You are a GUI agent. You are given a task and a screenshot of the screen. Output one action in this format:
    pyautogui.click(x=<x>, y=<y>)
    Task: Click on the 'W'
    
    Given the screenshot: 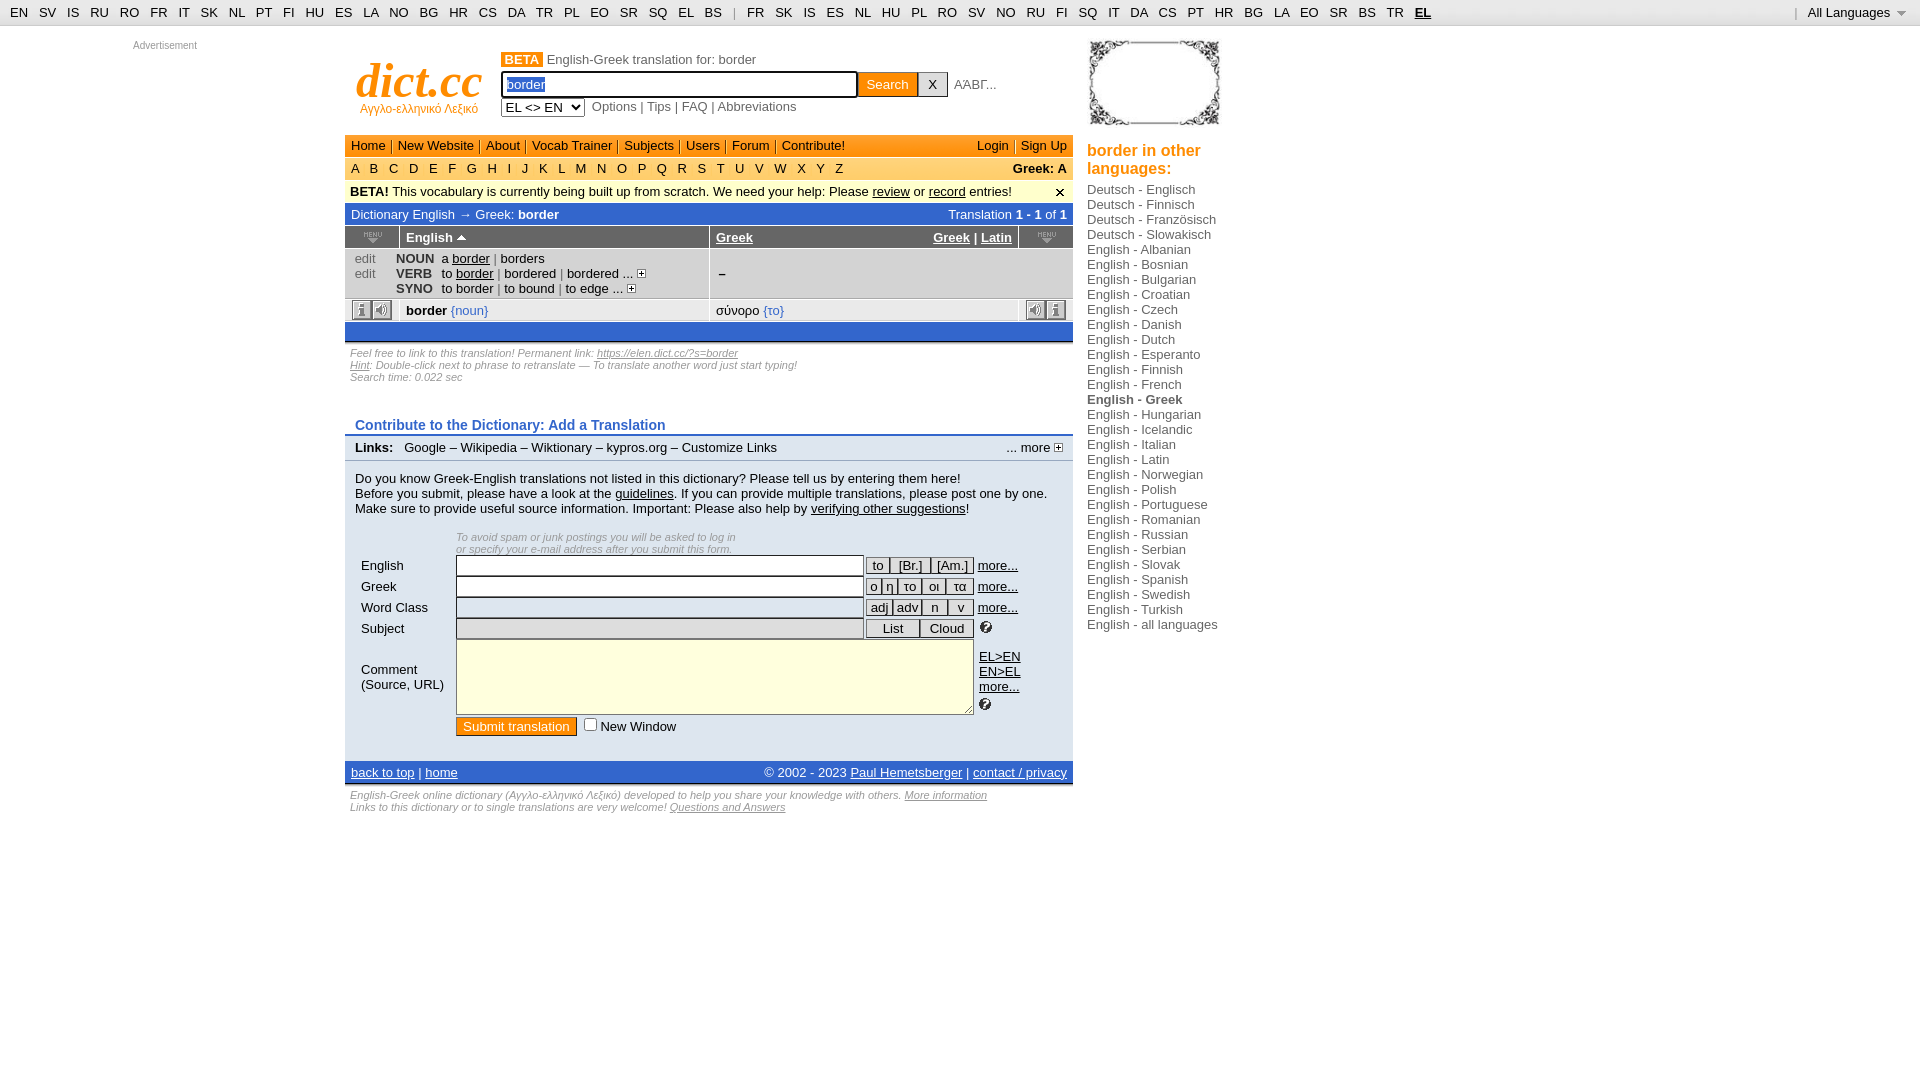 What is the action you would take?
    pyautogui.click(x=780, y=167)
    